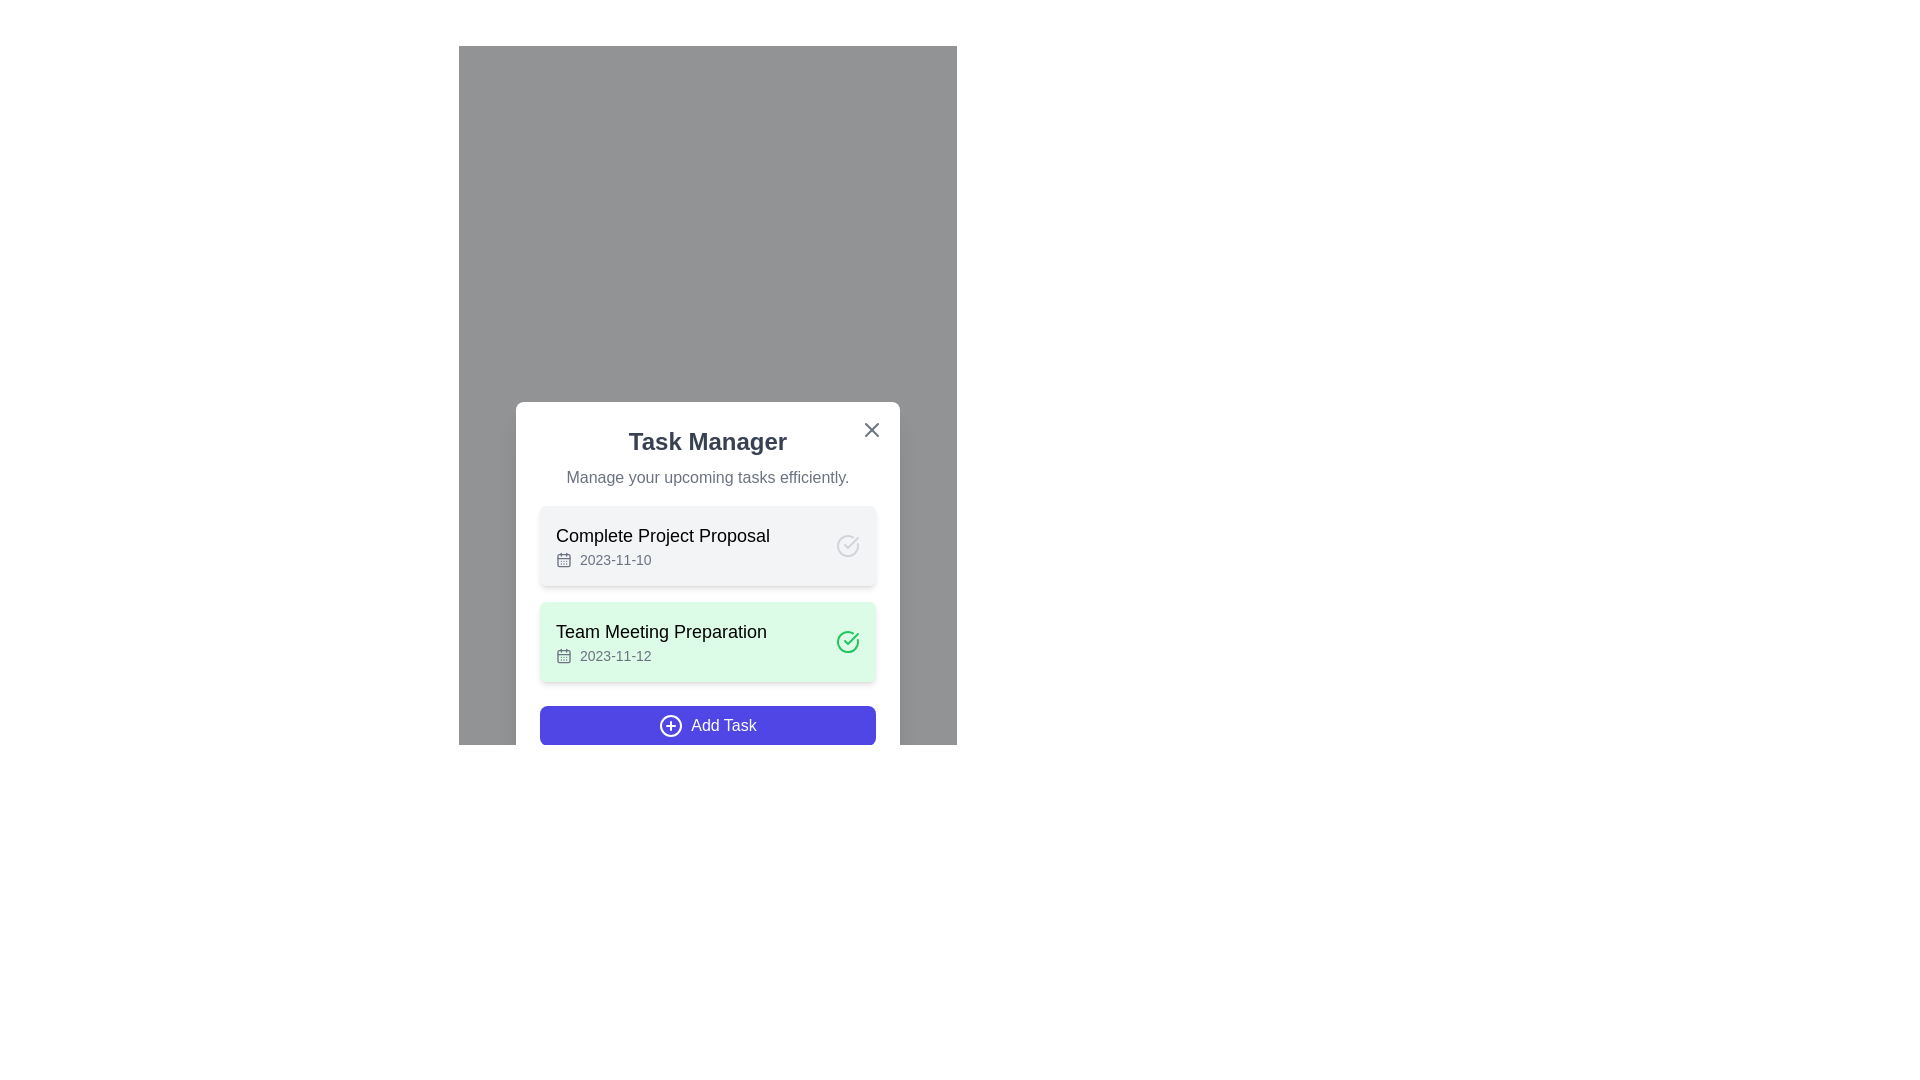 The height and width of the screenshot is (1080, 1920). What do you see at coordinates (563, 655) in the screenshot?
I see `the date icon associated with the task 'Team Meeting Preparation' for the date '2023-11-12', positioned to the left of the date text` at bounding box center [563, 655].